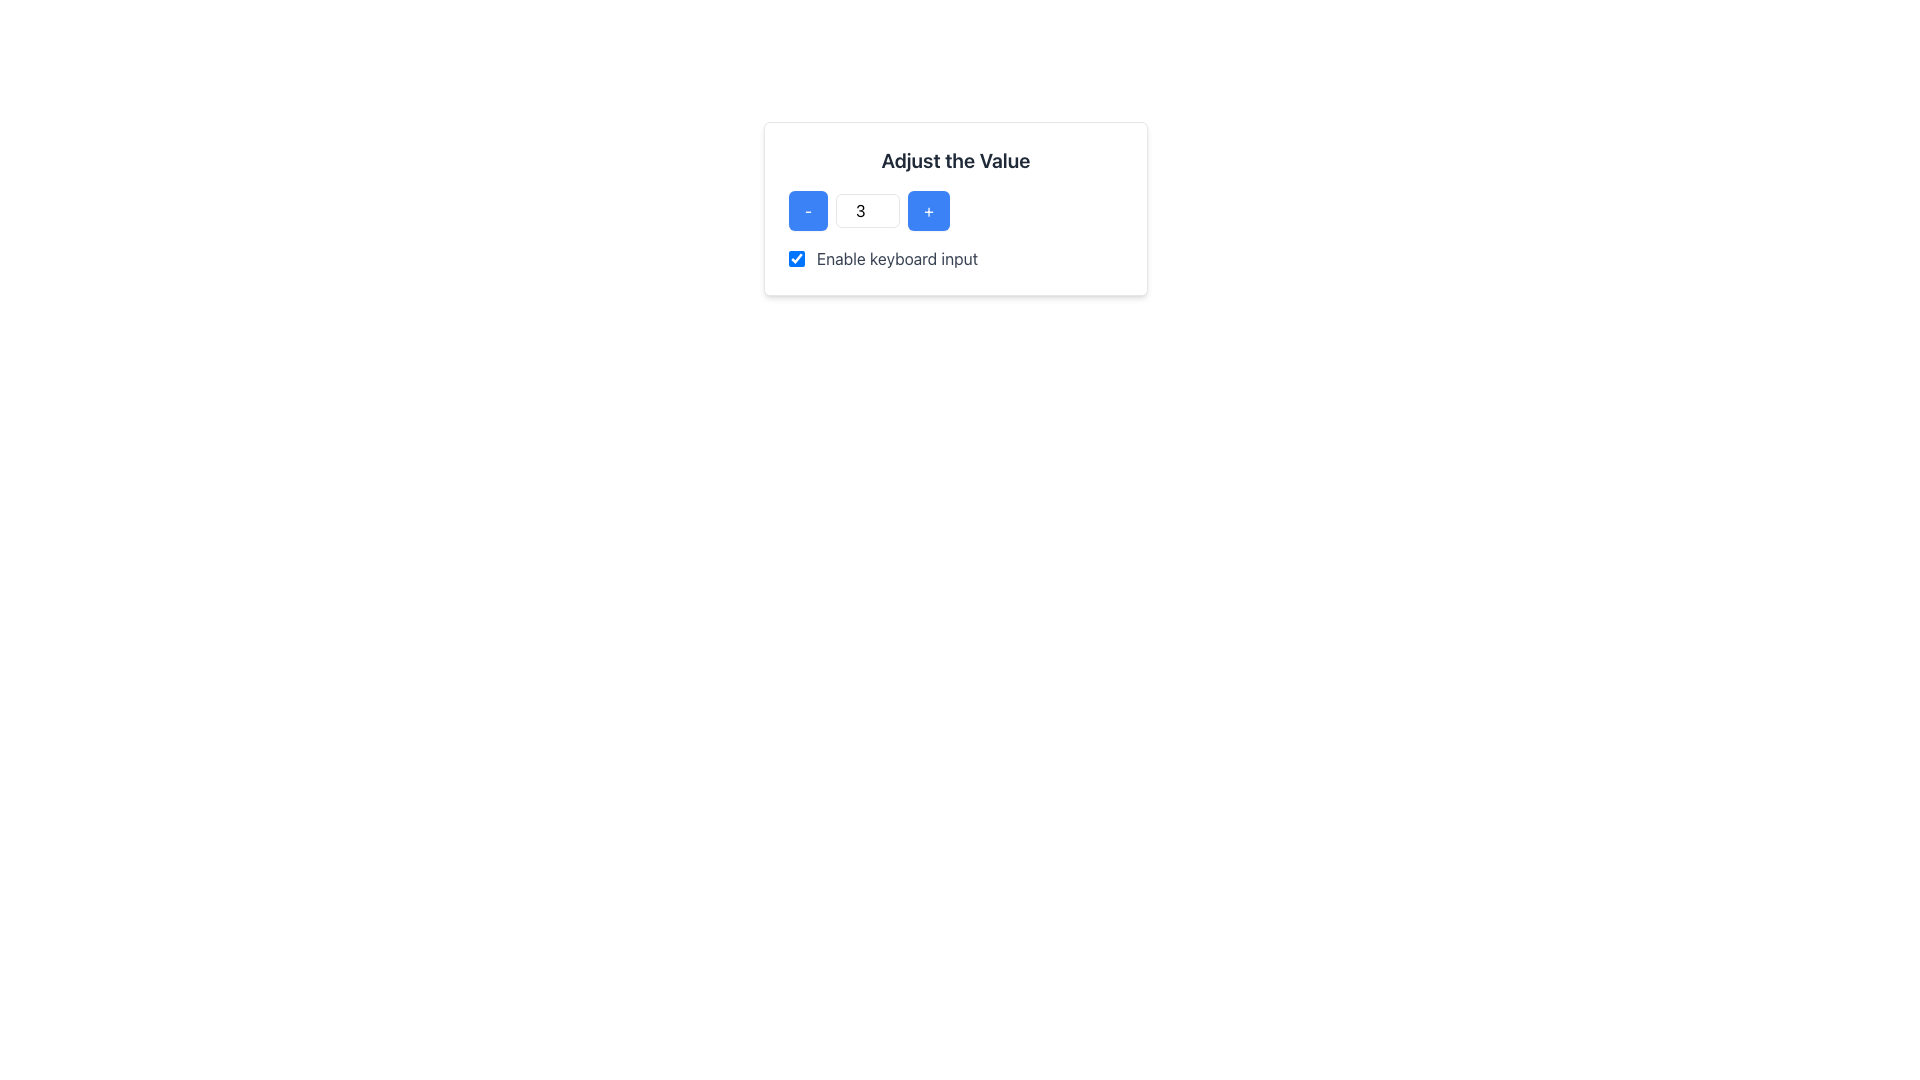 This screenshot has width=1920, height=1080. What do you see at coordinates (795, 257) in the screenshot?
I see `the blue checkbox with rounded corners located to the left of the text 'Enable keyboard input'` at bounding box center [795, 257].